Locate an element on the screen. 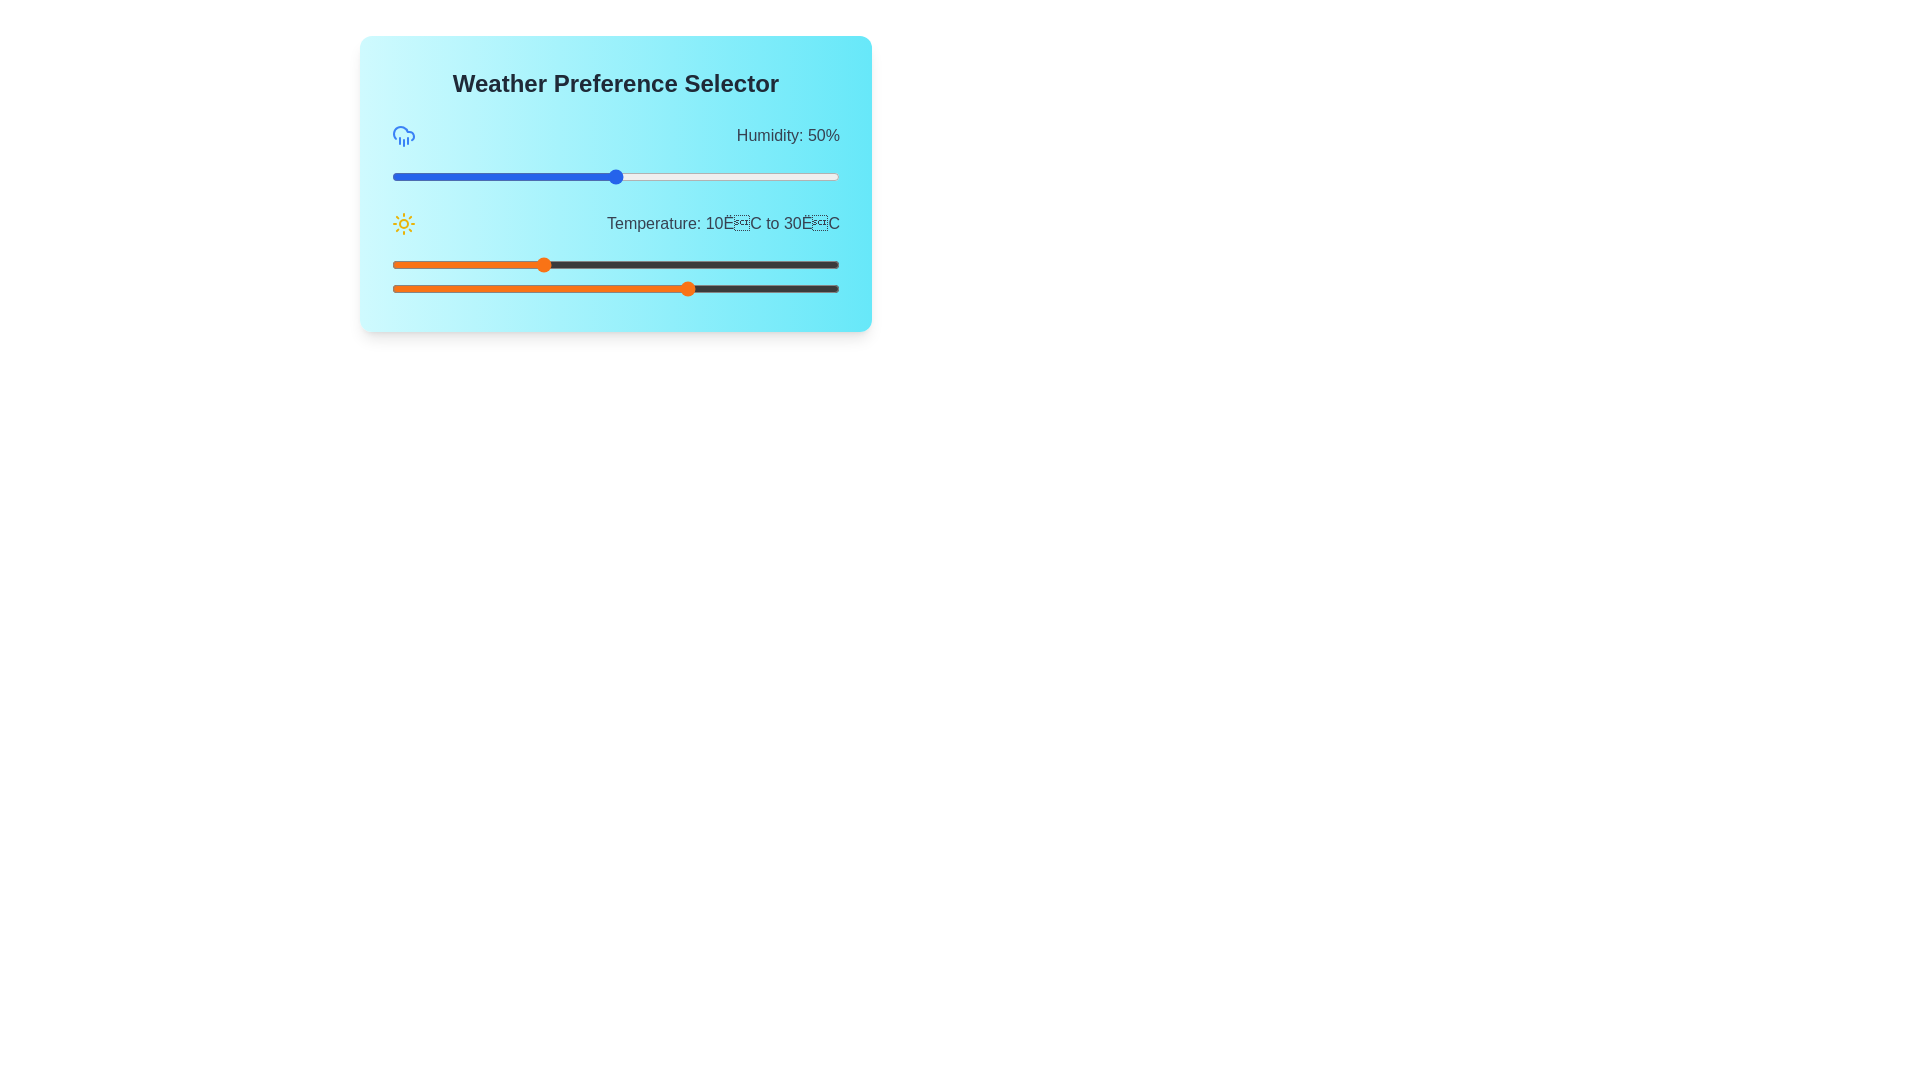 The image size is (1920, 1080). the humidity slider to 79% is located at coordinates (744, 176).